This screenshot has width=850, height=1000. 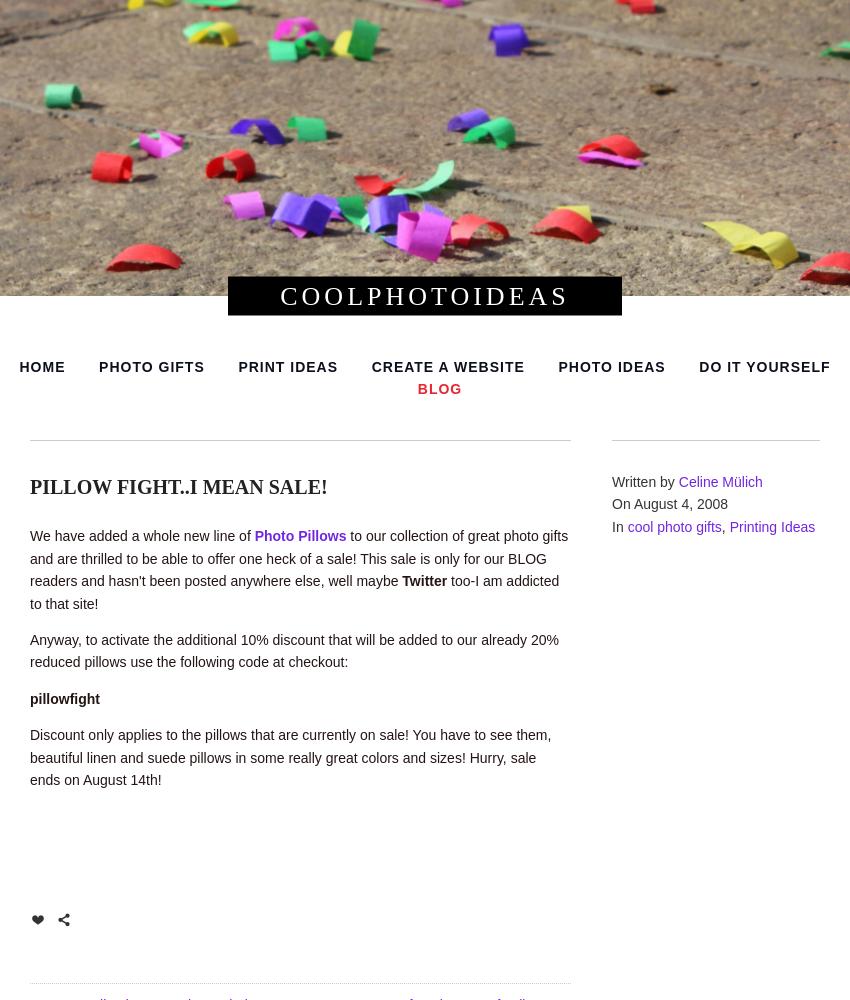 I want to click on 'On', so click(x=621, y=504).